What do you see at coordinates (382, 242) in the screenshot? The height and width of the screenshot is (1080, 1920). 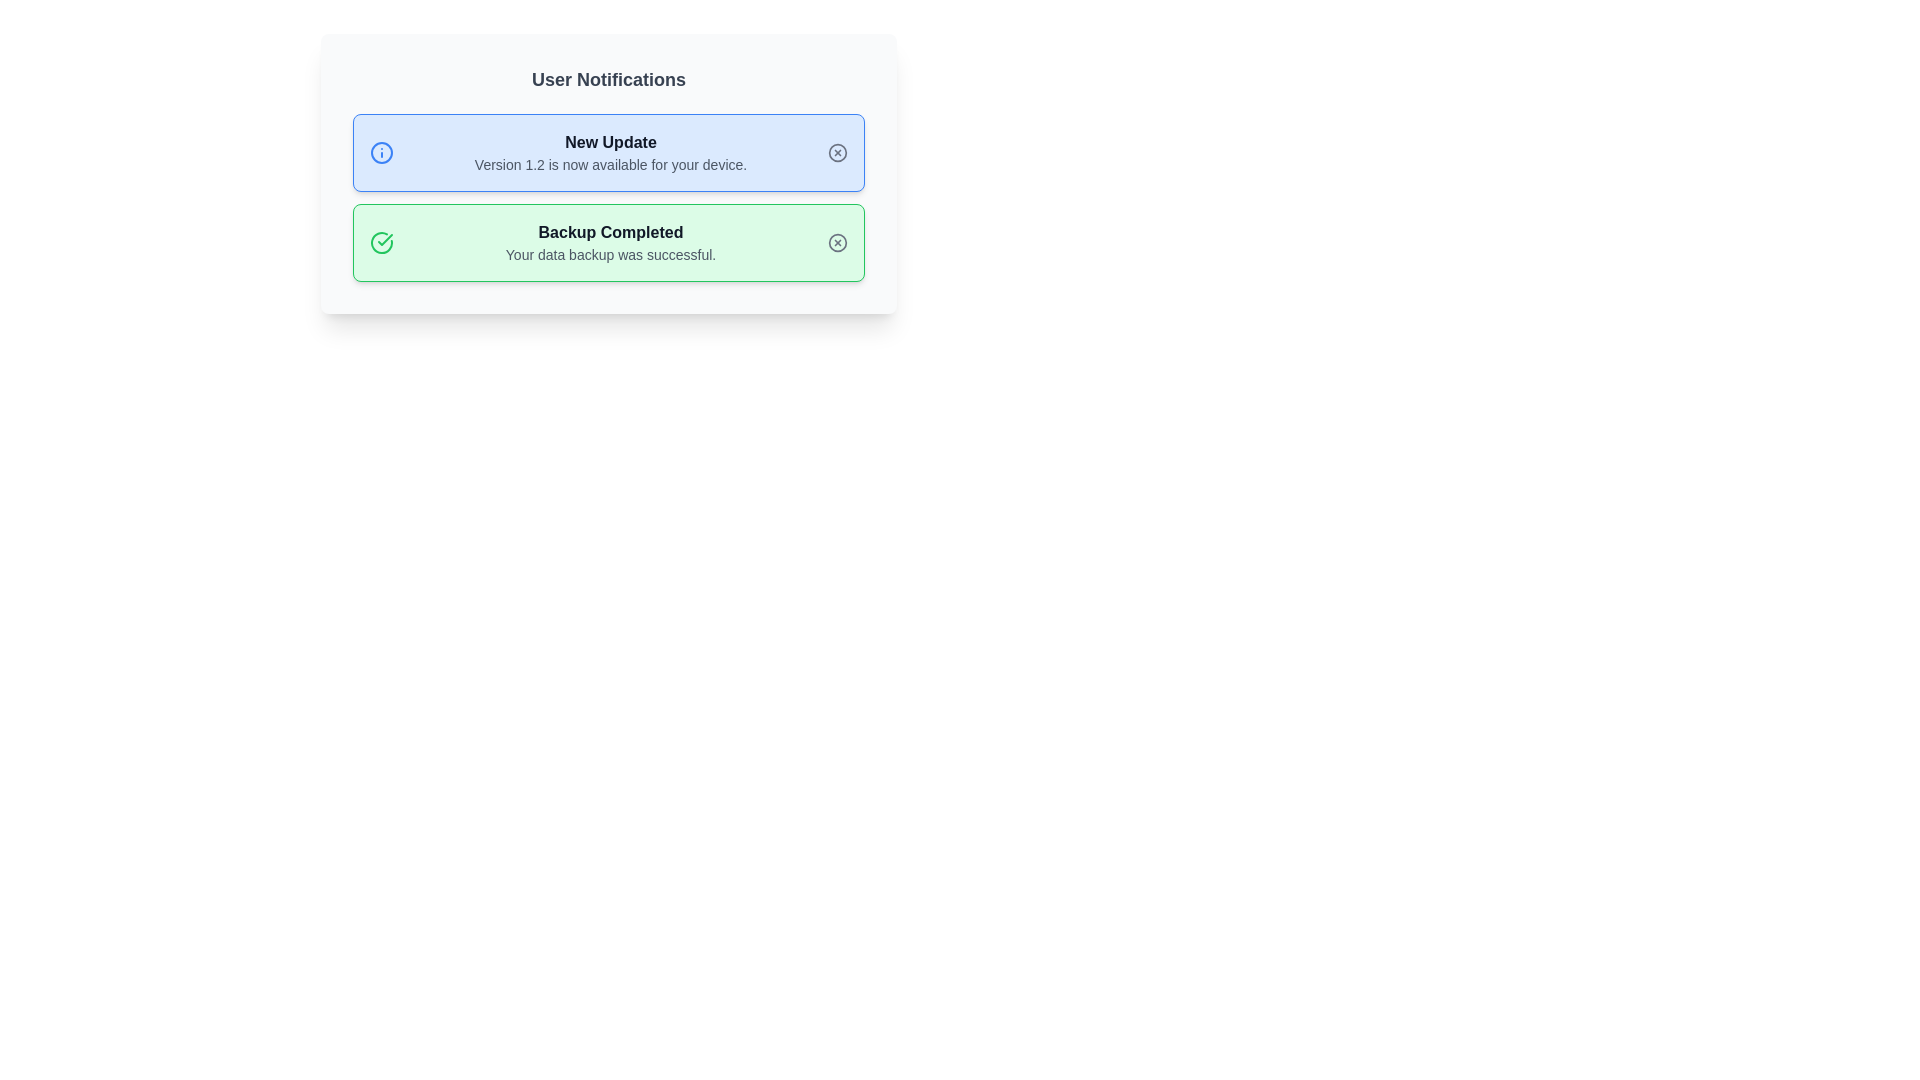 I see `SVG graphical icon representing a successful operation in the 'Backup Completed' notification panel to view its structure and attributes` at bounding box center [382, 242].